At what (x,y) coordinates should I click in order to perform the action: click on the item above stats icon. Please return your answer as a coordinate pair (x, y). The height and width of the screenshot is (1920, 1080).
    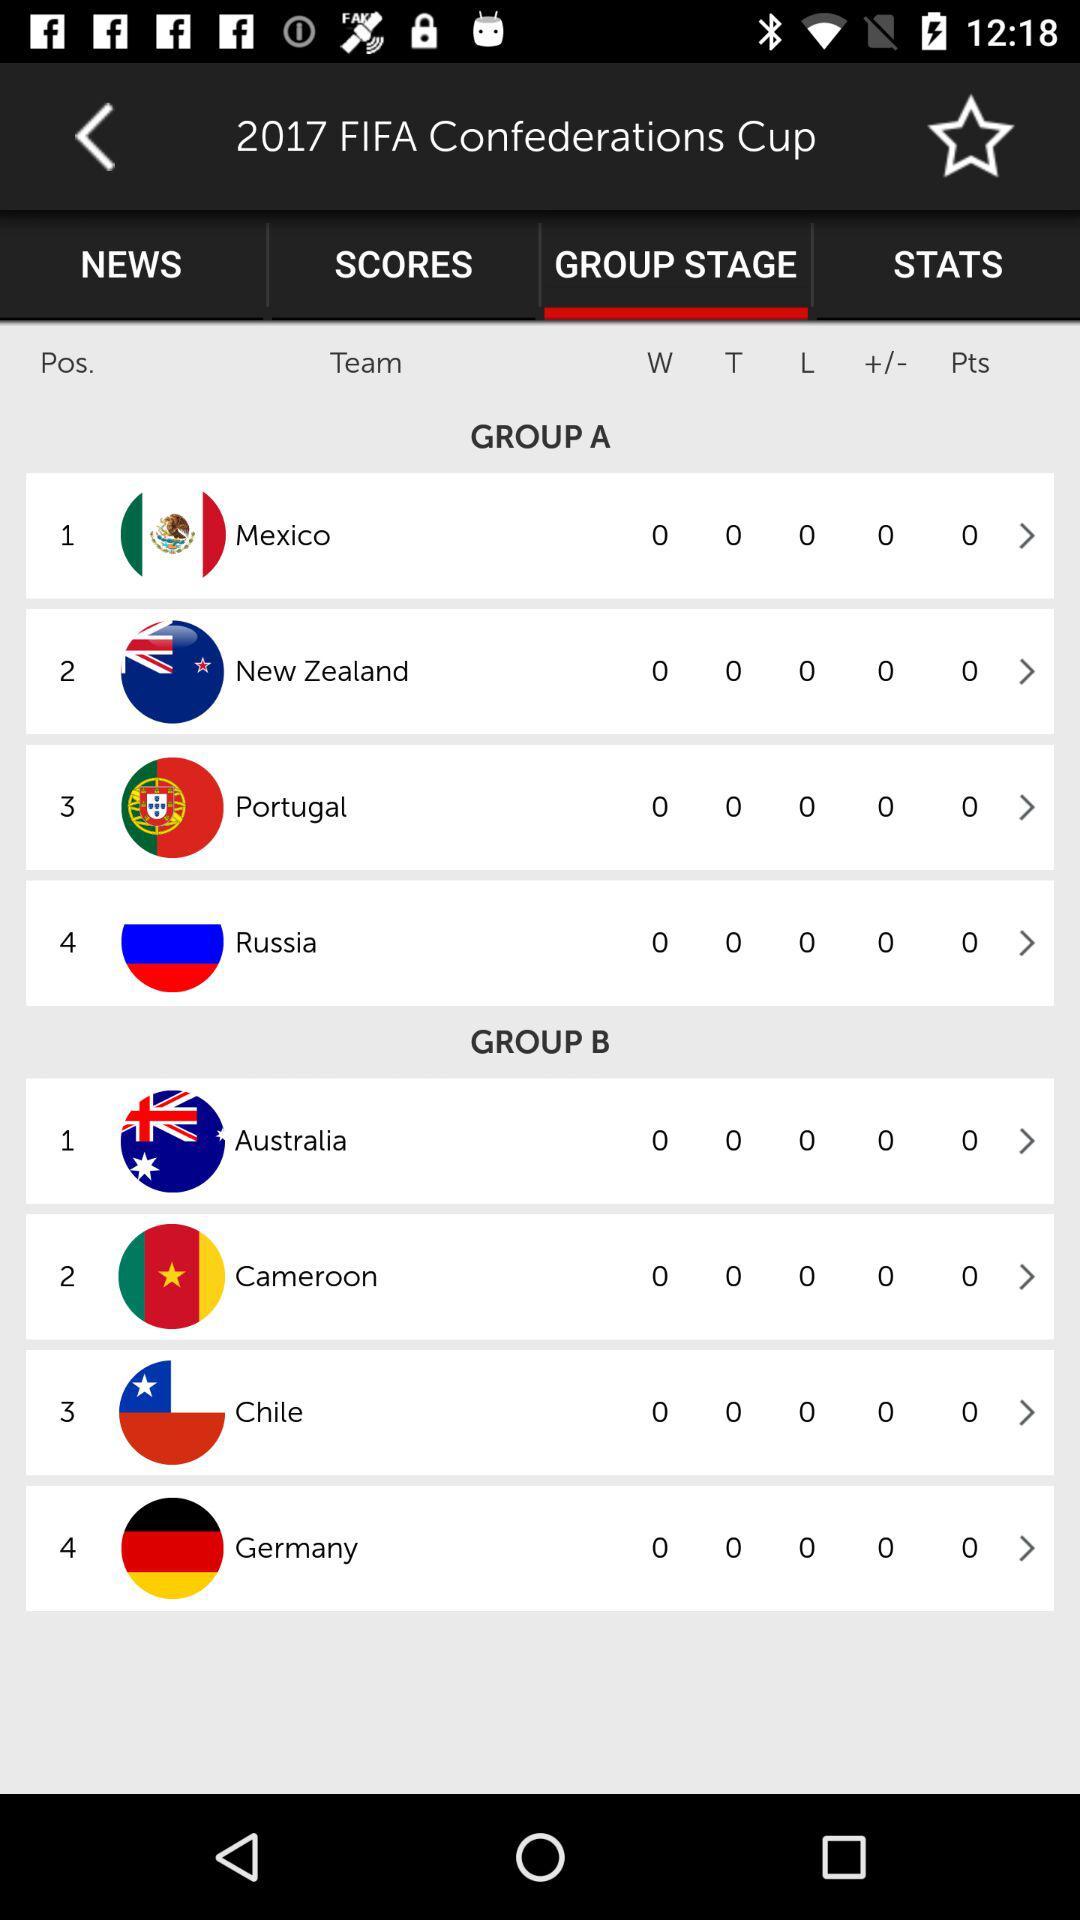
    Looking at the image, I should click on (971, 135).